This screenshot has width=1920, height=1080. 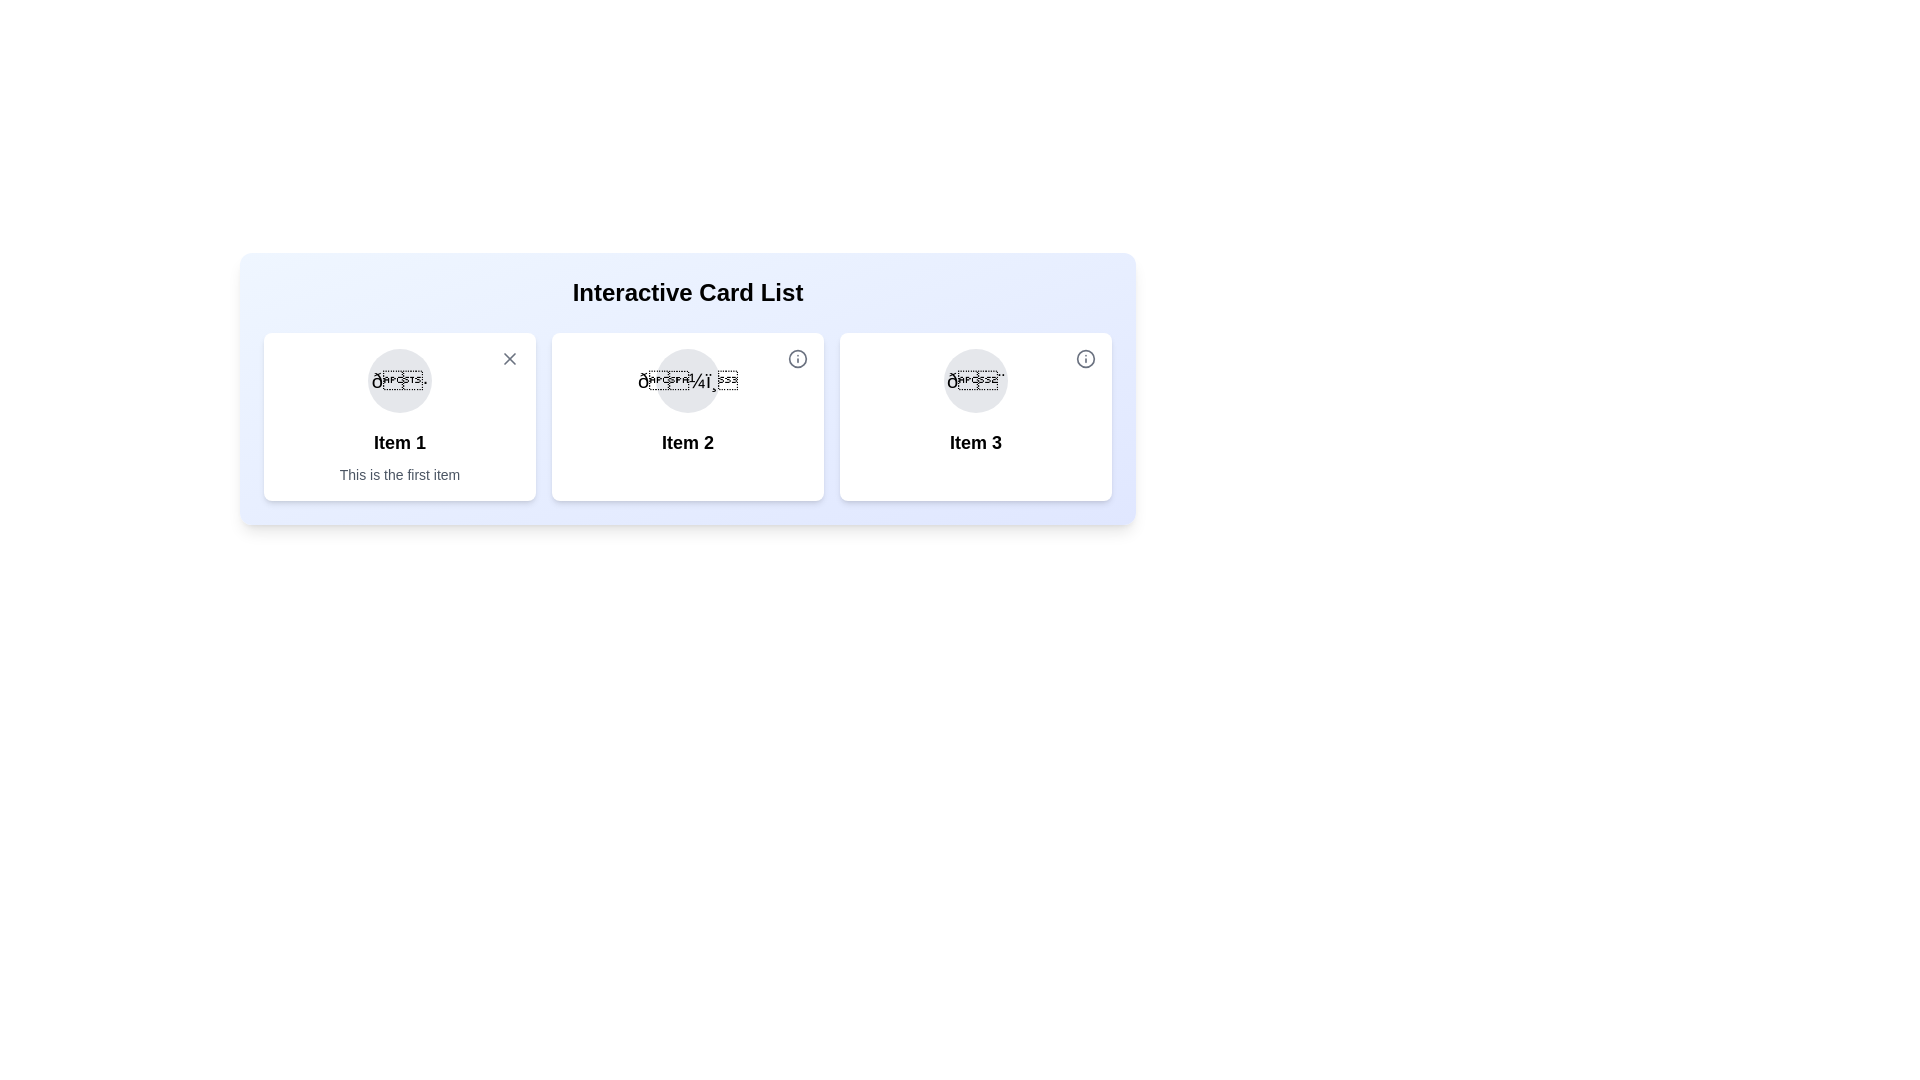 I want to click on toggle button for Item 3 to toggle its details visibility, so click(x=1084, y=357).